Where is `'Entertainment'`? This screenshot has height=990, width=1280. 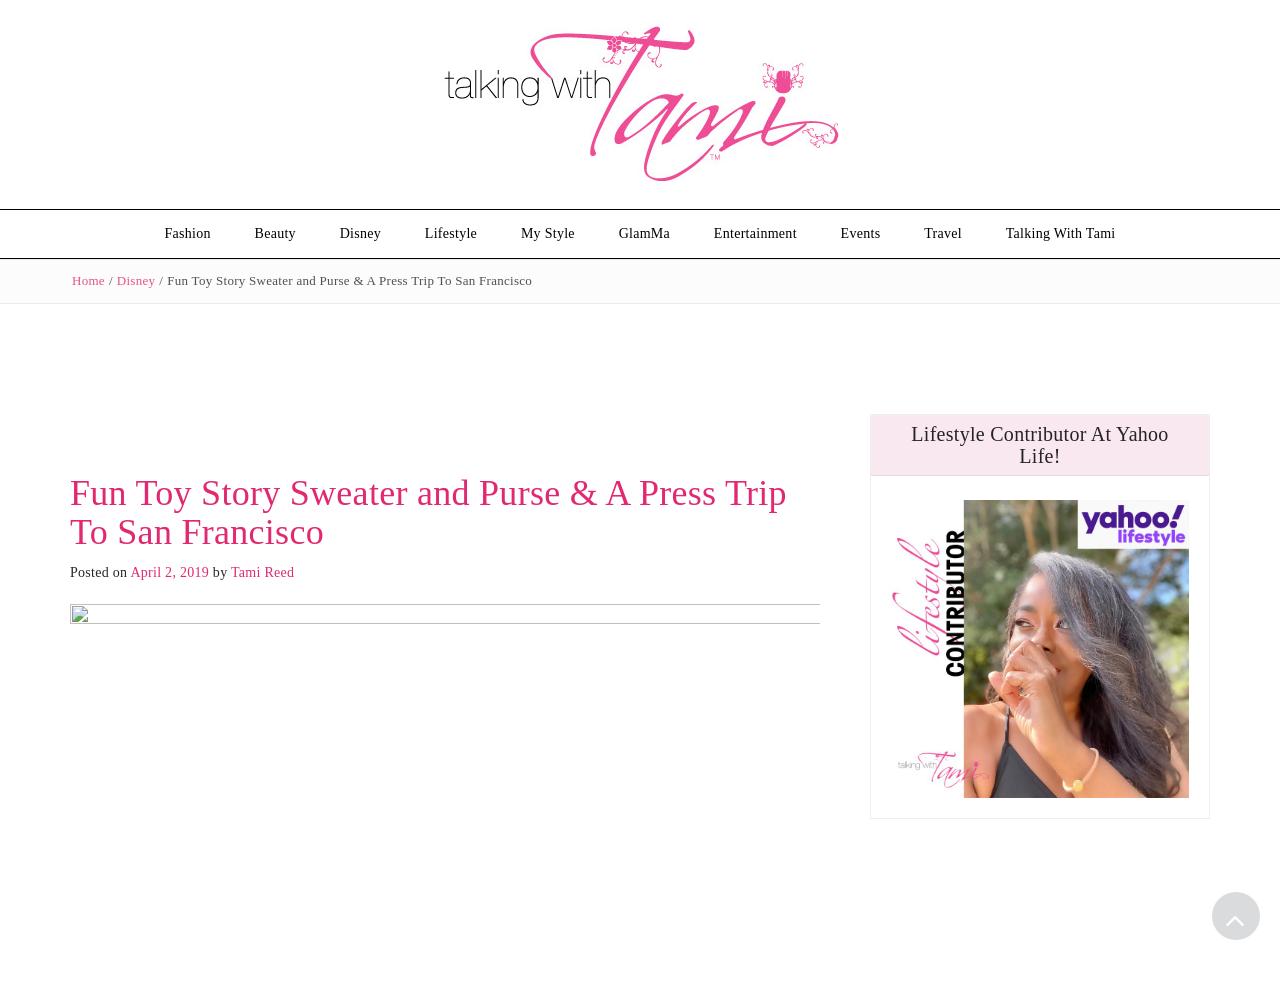 'Entertainment' is located at coordinates (712, 232).